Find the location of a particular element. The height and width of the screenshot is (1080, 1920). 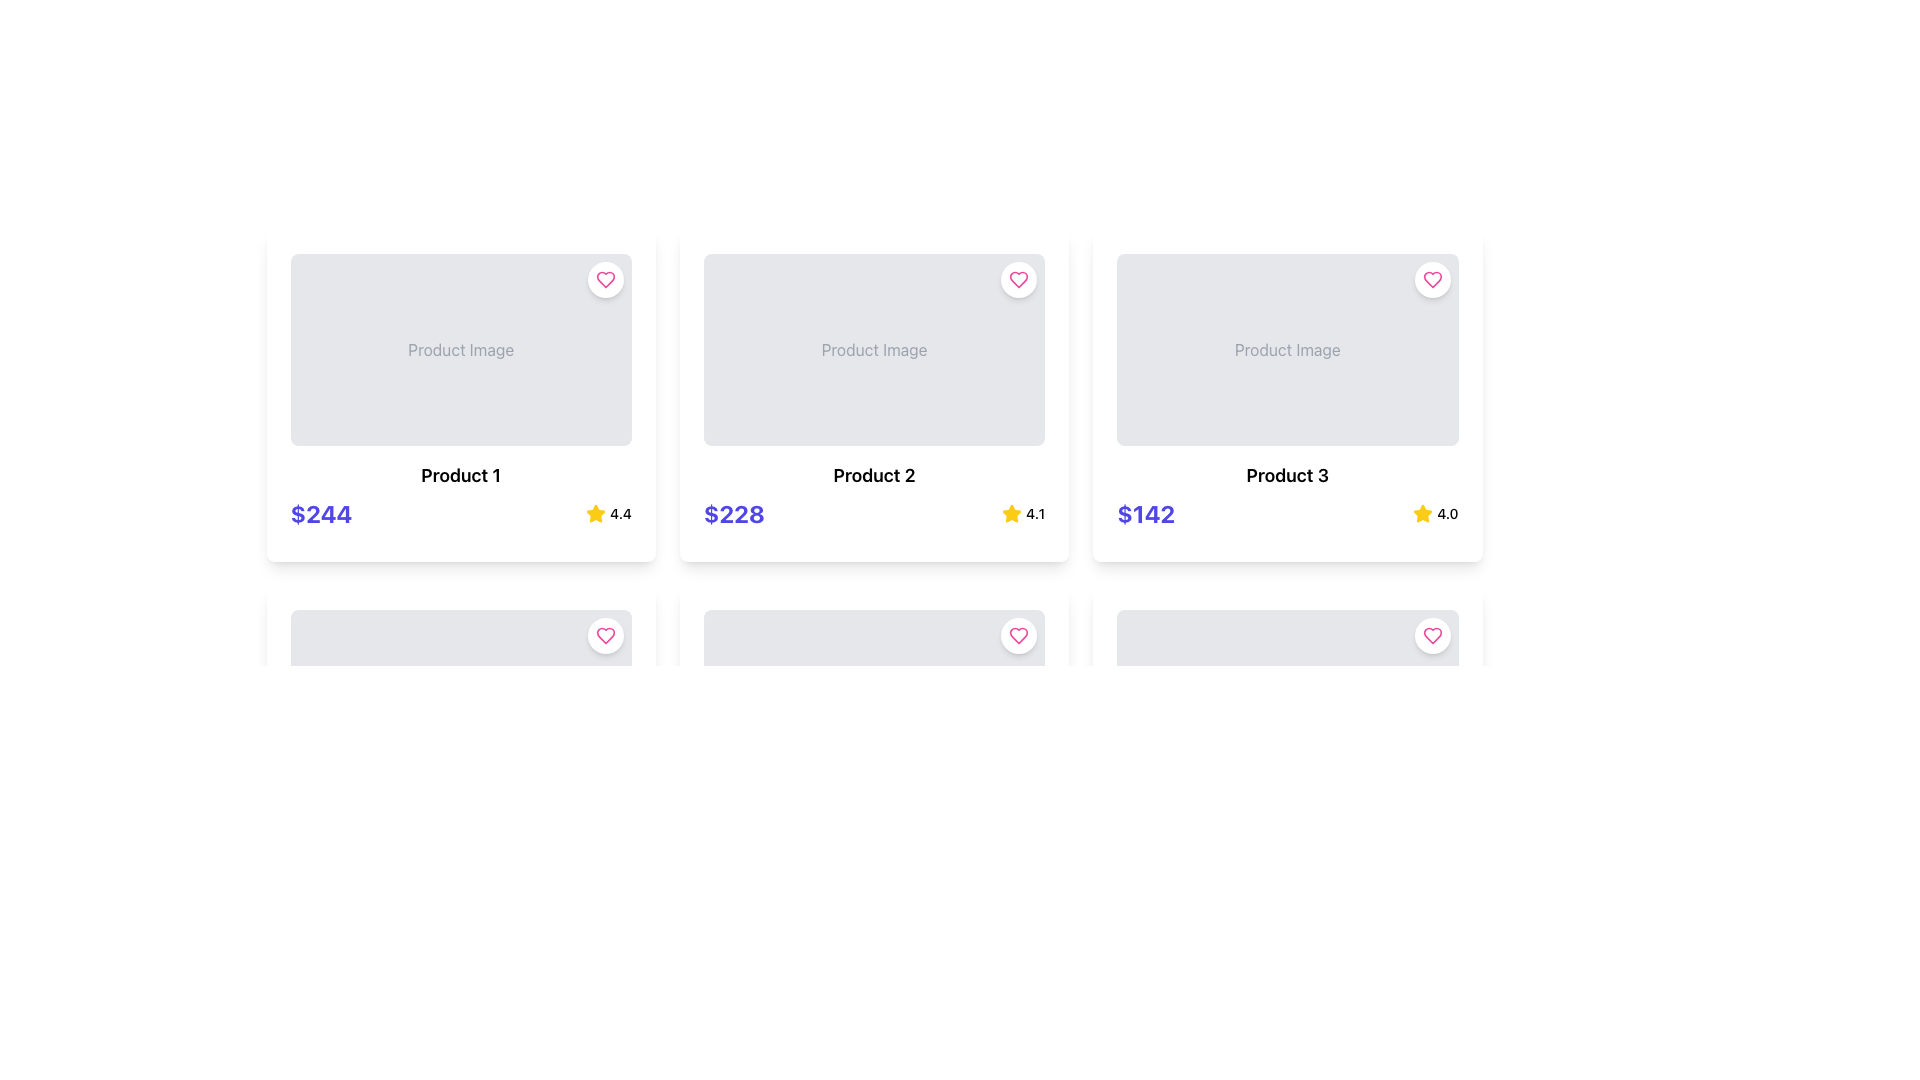

the star-shaped icon with a yellow fill and outline, which serves as a rating indicator next to the numeric rating value '4.1' in the second product card of the top row is located at coordinates (1012, 512).